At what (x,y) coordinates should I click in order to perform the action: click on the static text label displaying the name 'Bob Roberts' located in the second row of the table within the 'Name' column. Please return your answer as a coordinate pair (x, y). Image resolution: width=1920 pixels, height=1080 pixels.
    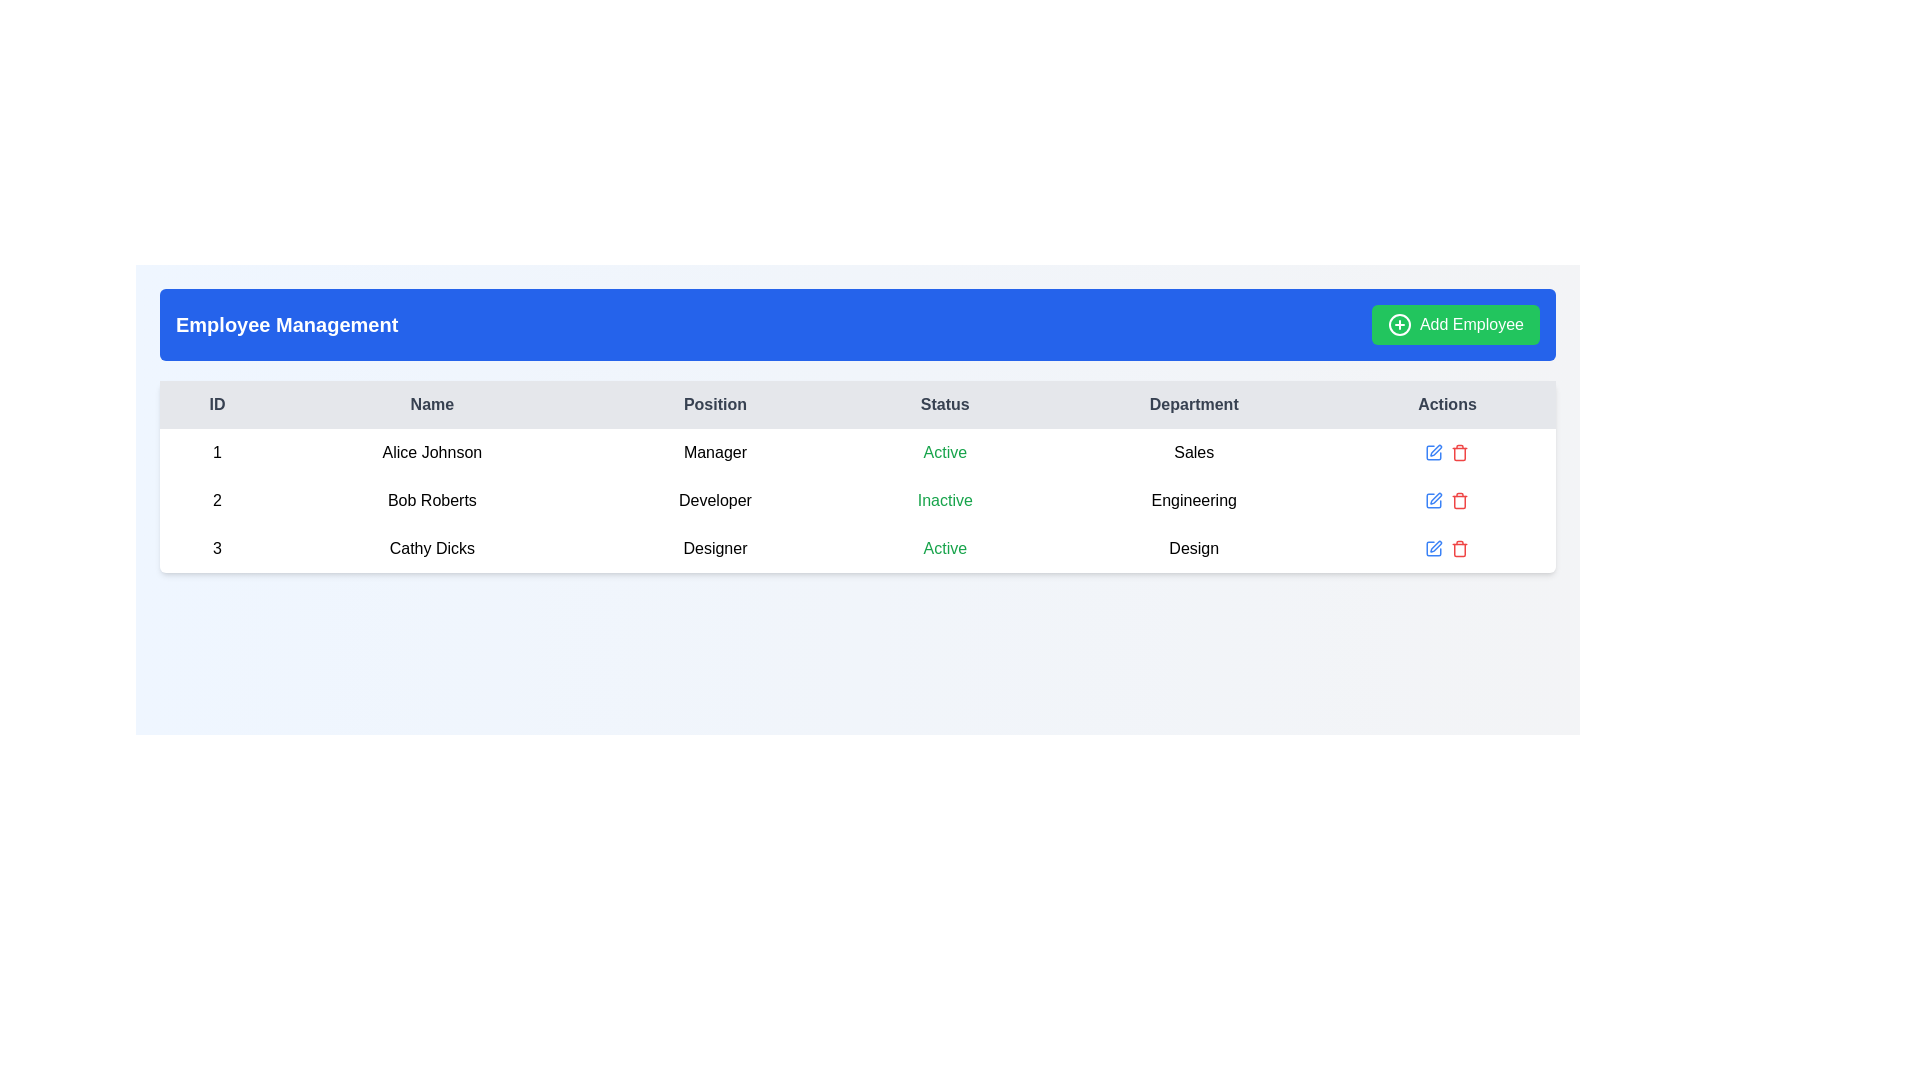
    Looking at the image, I should click on (431, 500).